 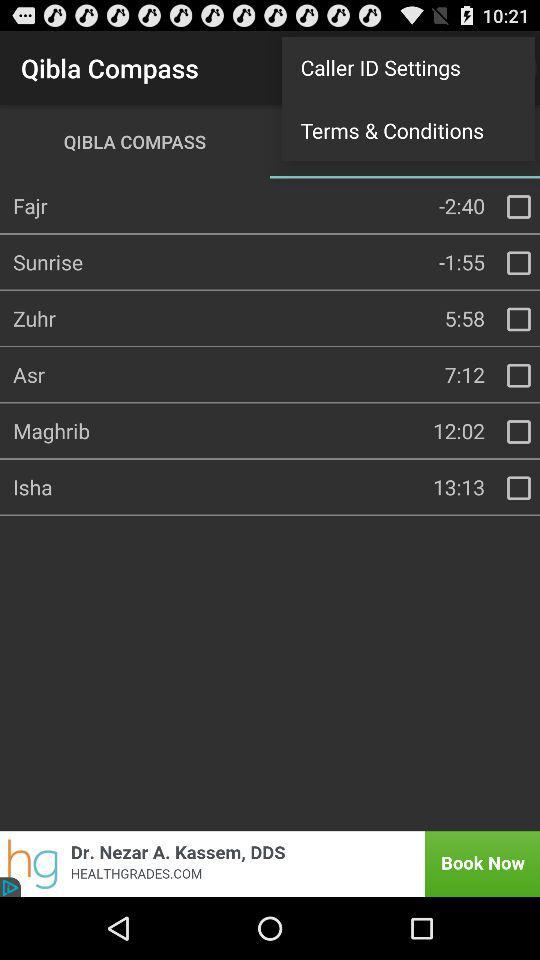 I want to click on book now, so click(x=270, y=863).